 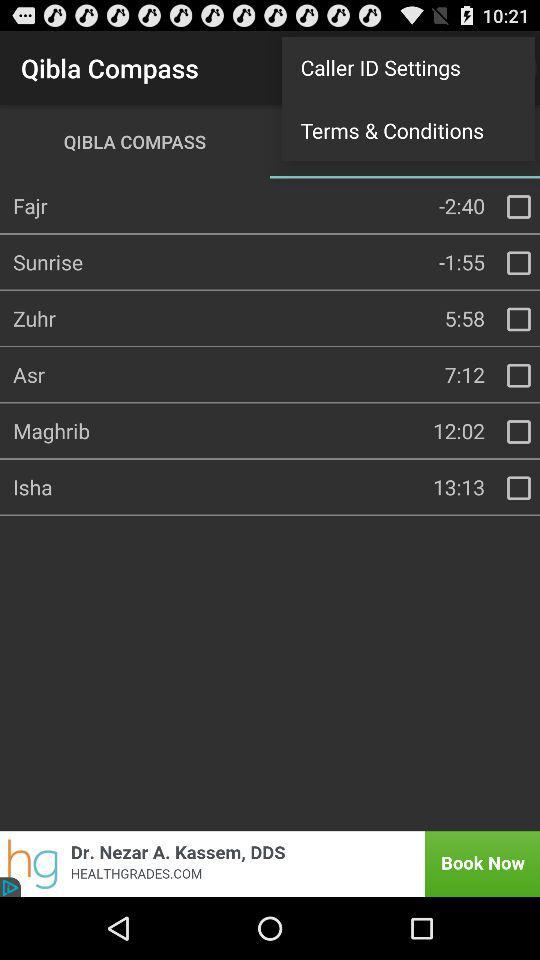 I want to click on book now, so click(x=270, y=863).